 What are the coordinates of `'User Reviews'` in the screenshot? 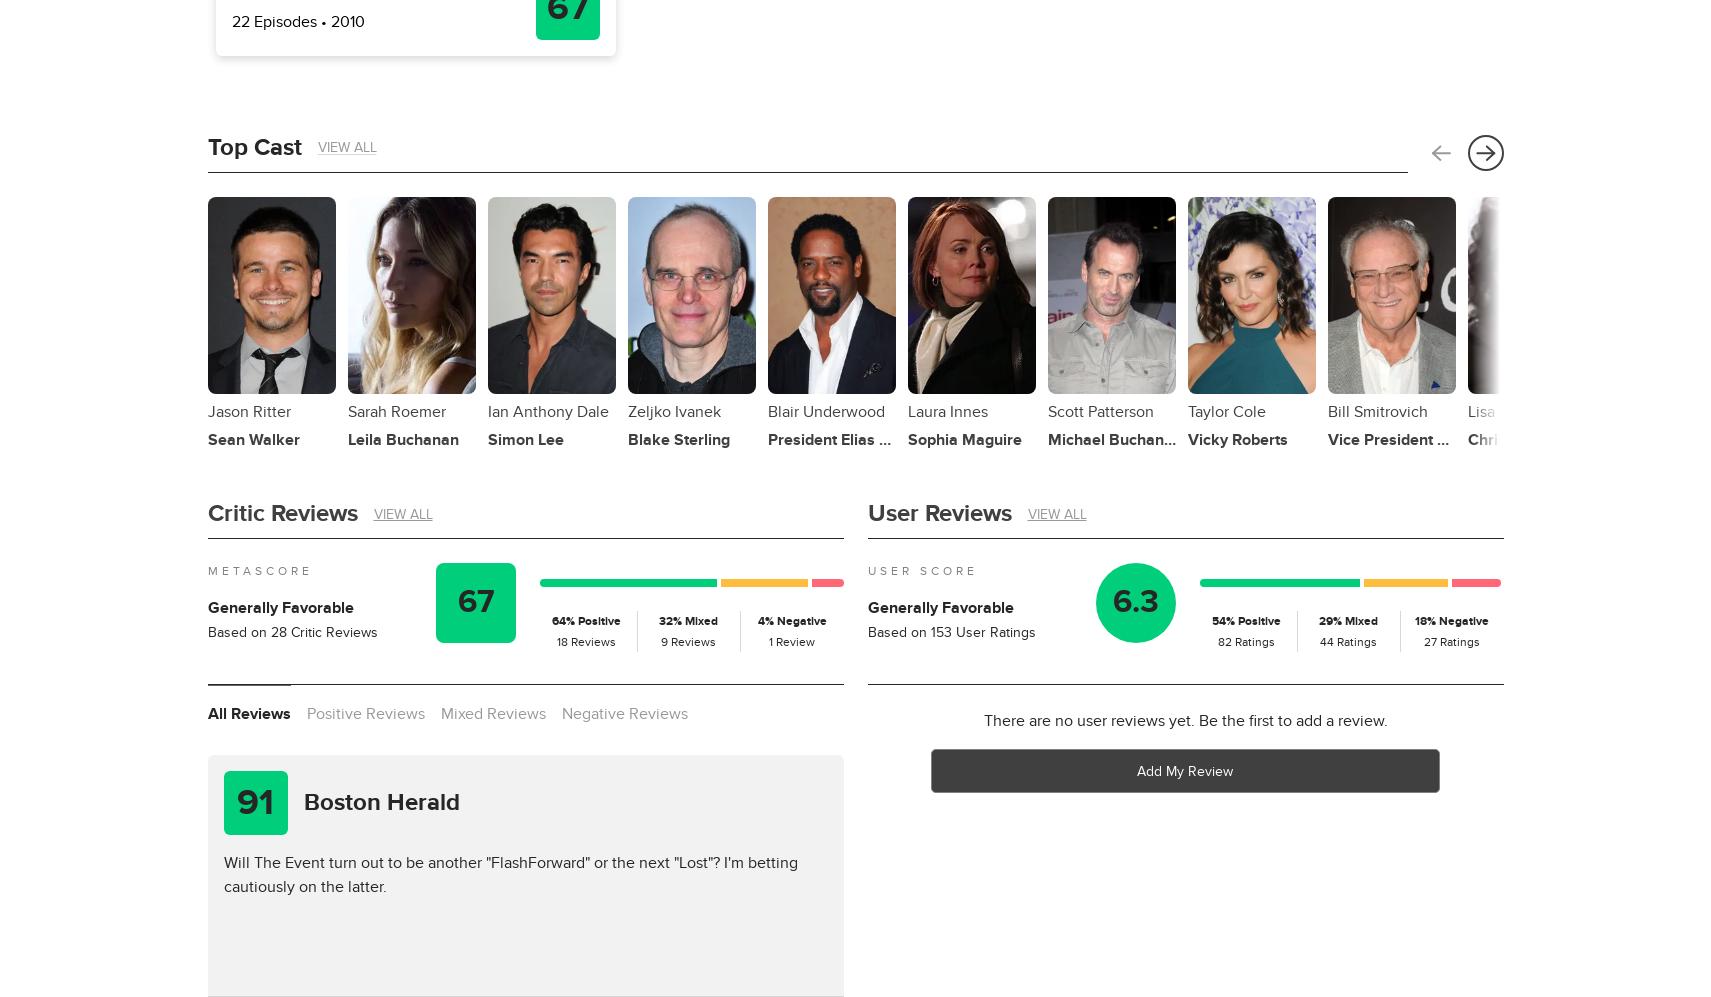 It's located at (866, 512).